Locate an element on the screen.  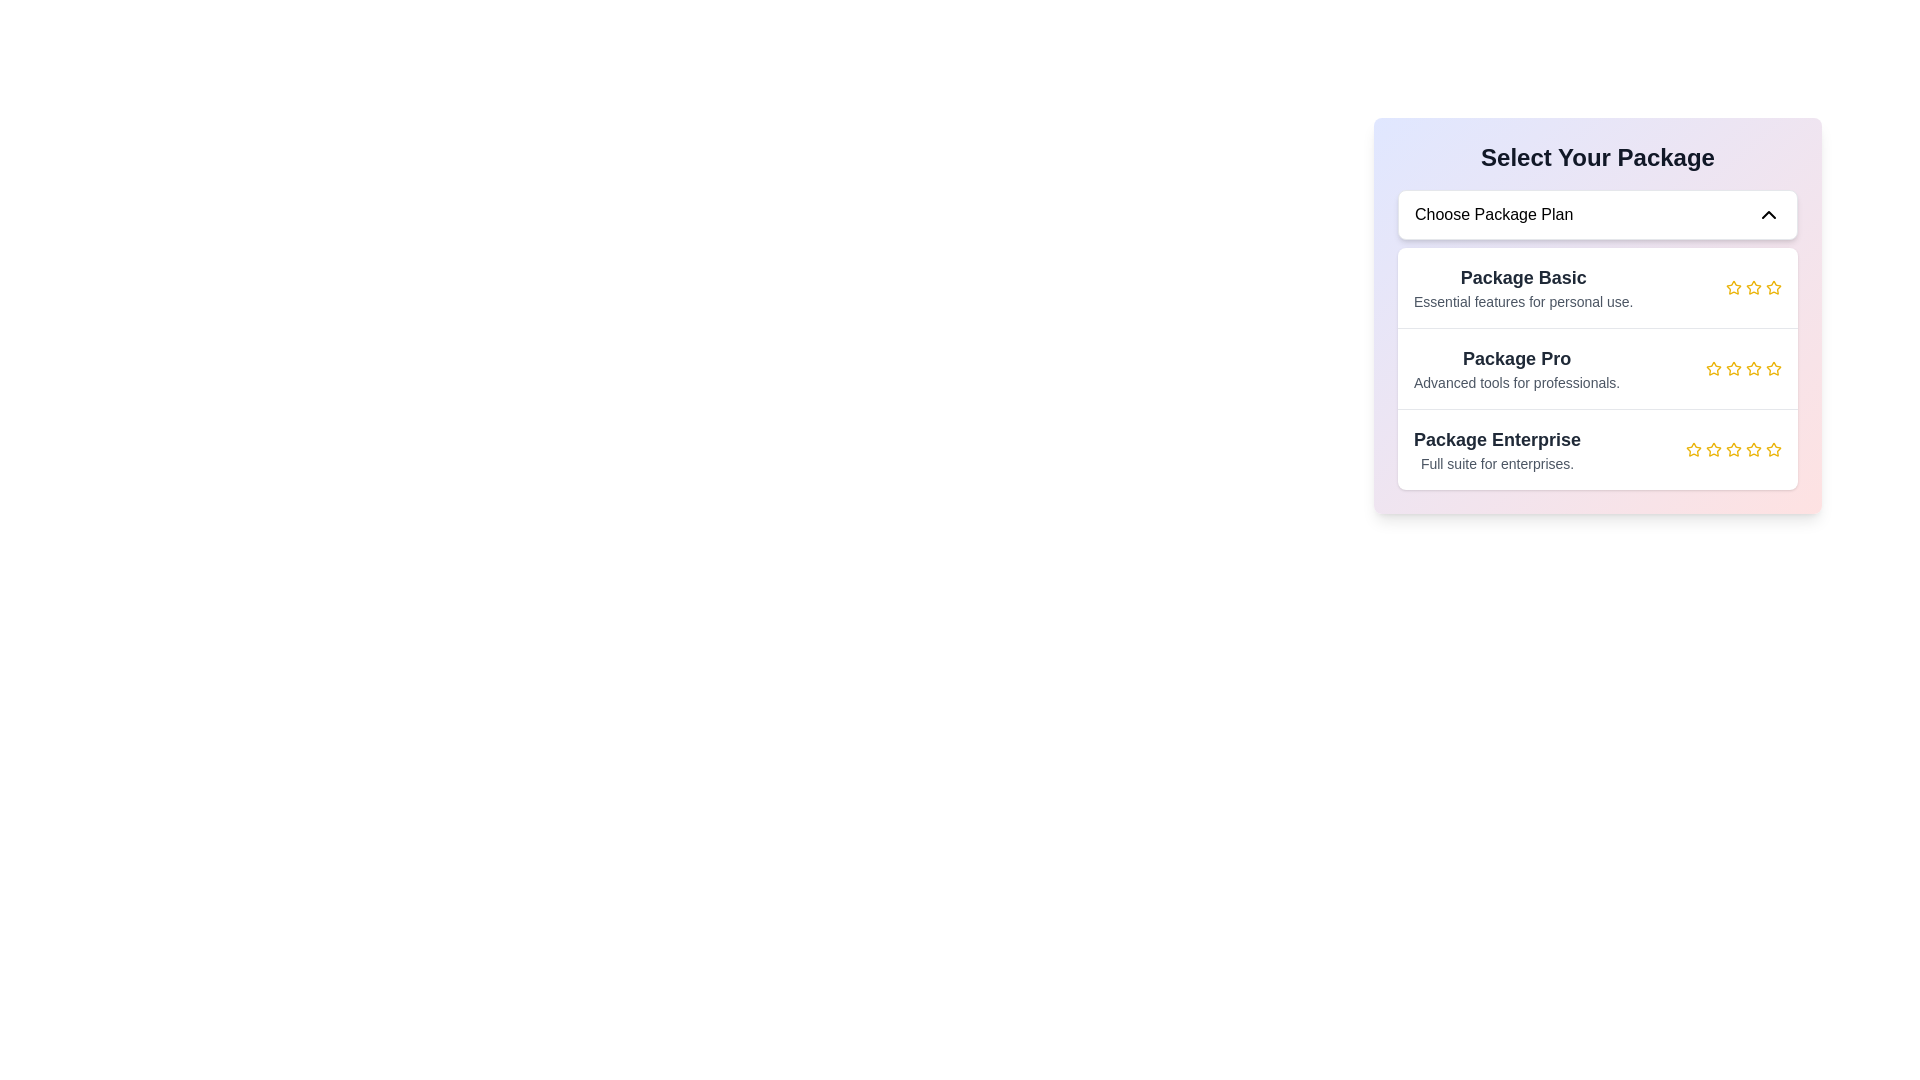
the first star icon located to the right of the 'Package Enterprise' plan description to rate it is located at coordinates (1693, 450).